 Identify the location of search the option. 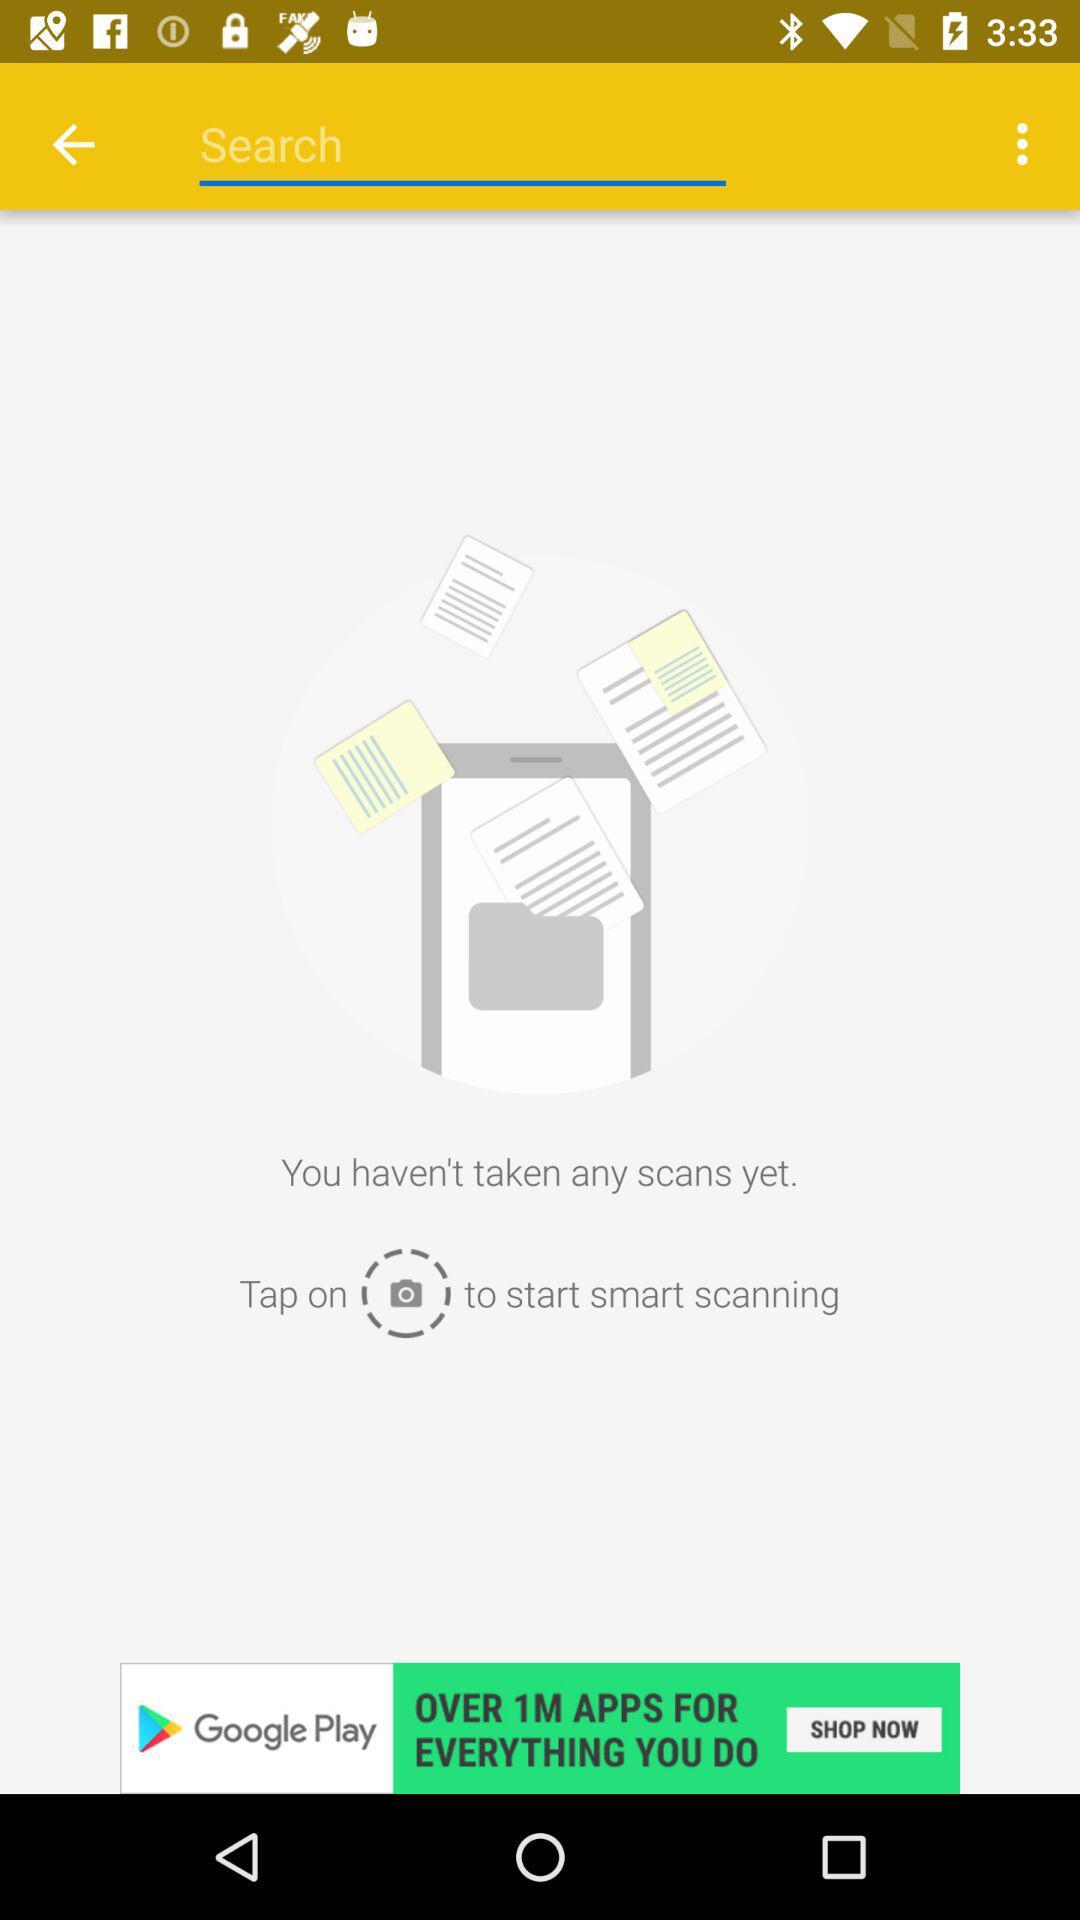
(462, 143).